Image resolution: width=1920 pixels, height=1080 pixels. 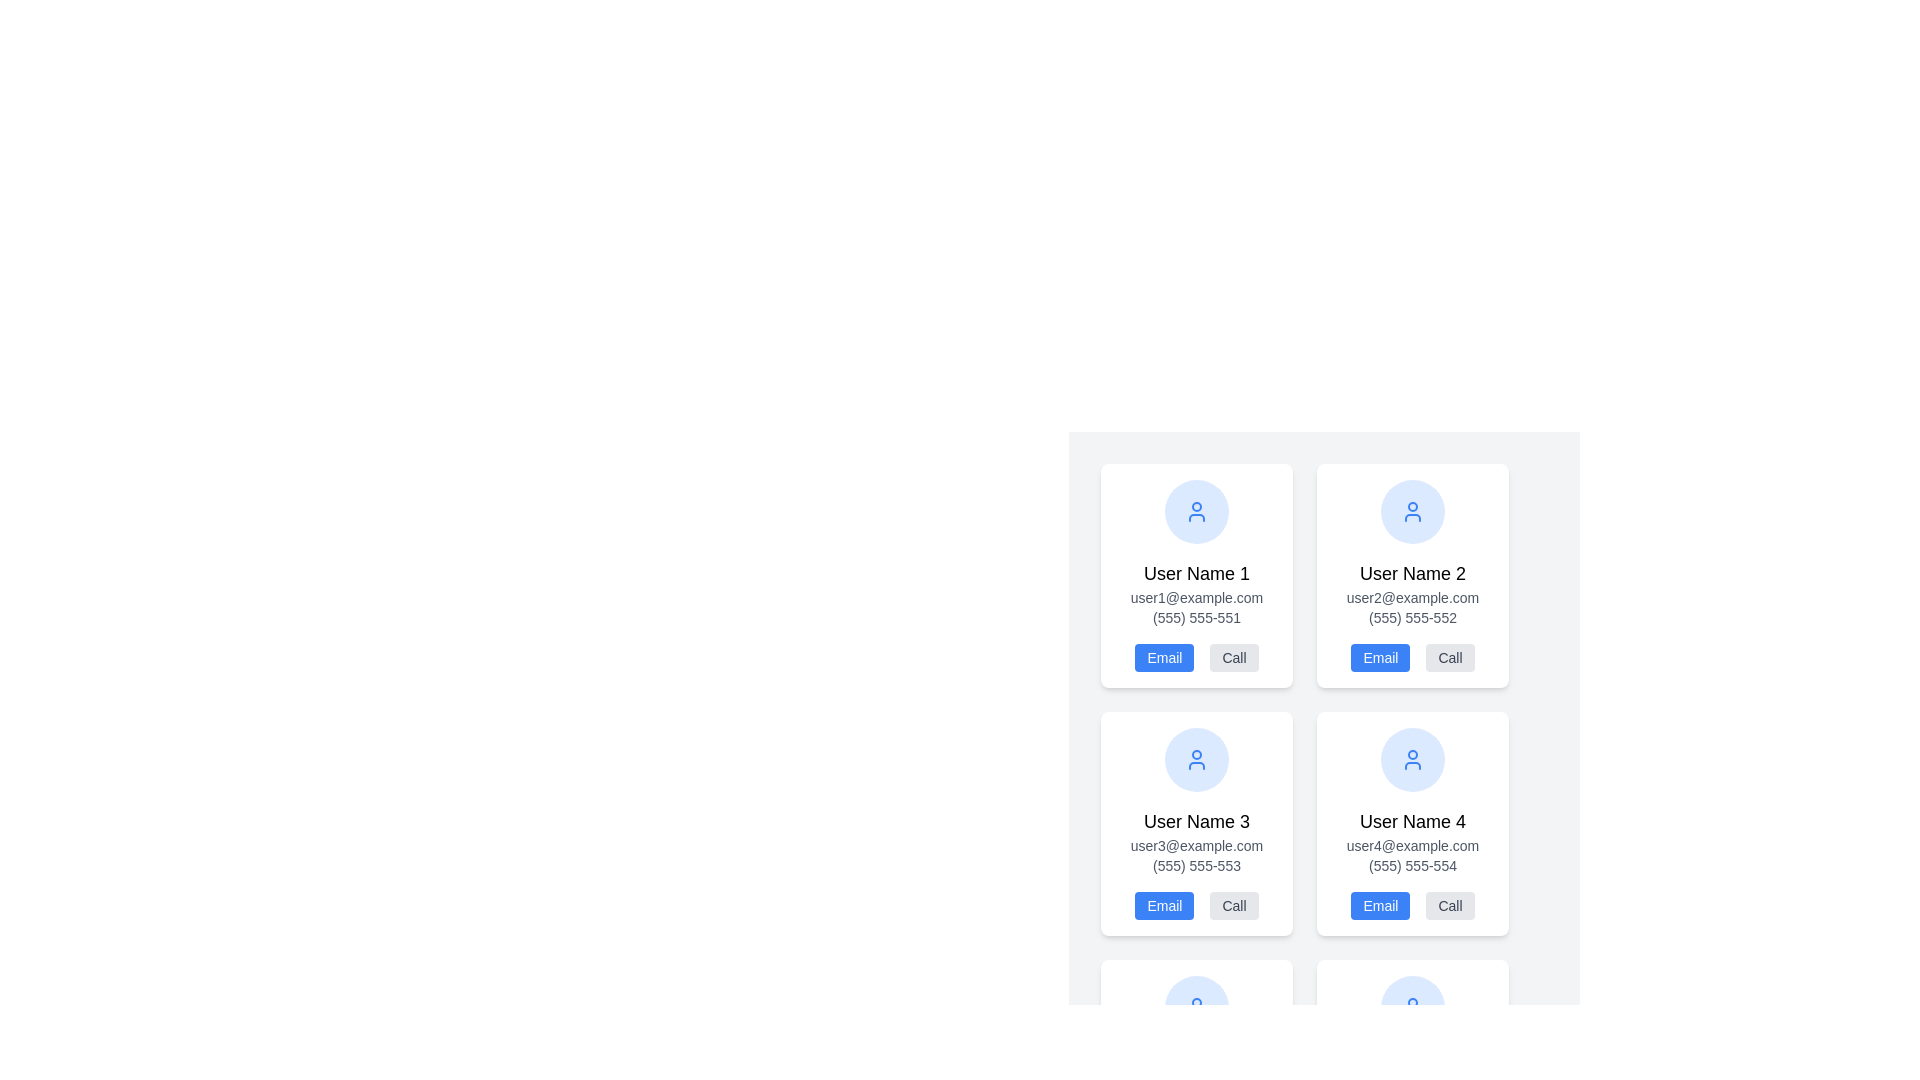 I want to click on the blue 'Email' button with white text, located beneath the user contact information for 'User Name 1', to initiate the email action, so click(x=1164, y=658).